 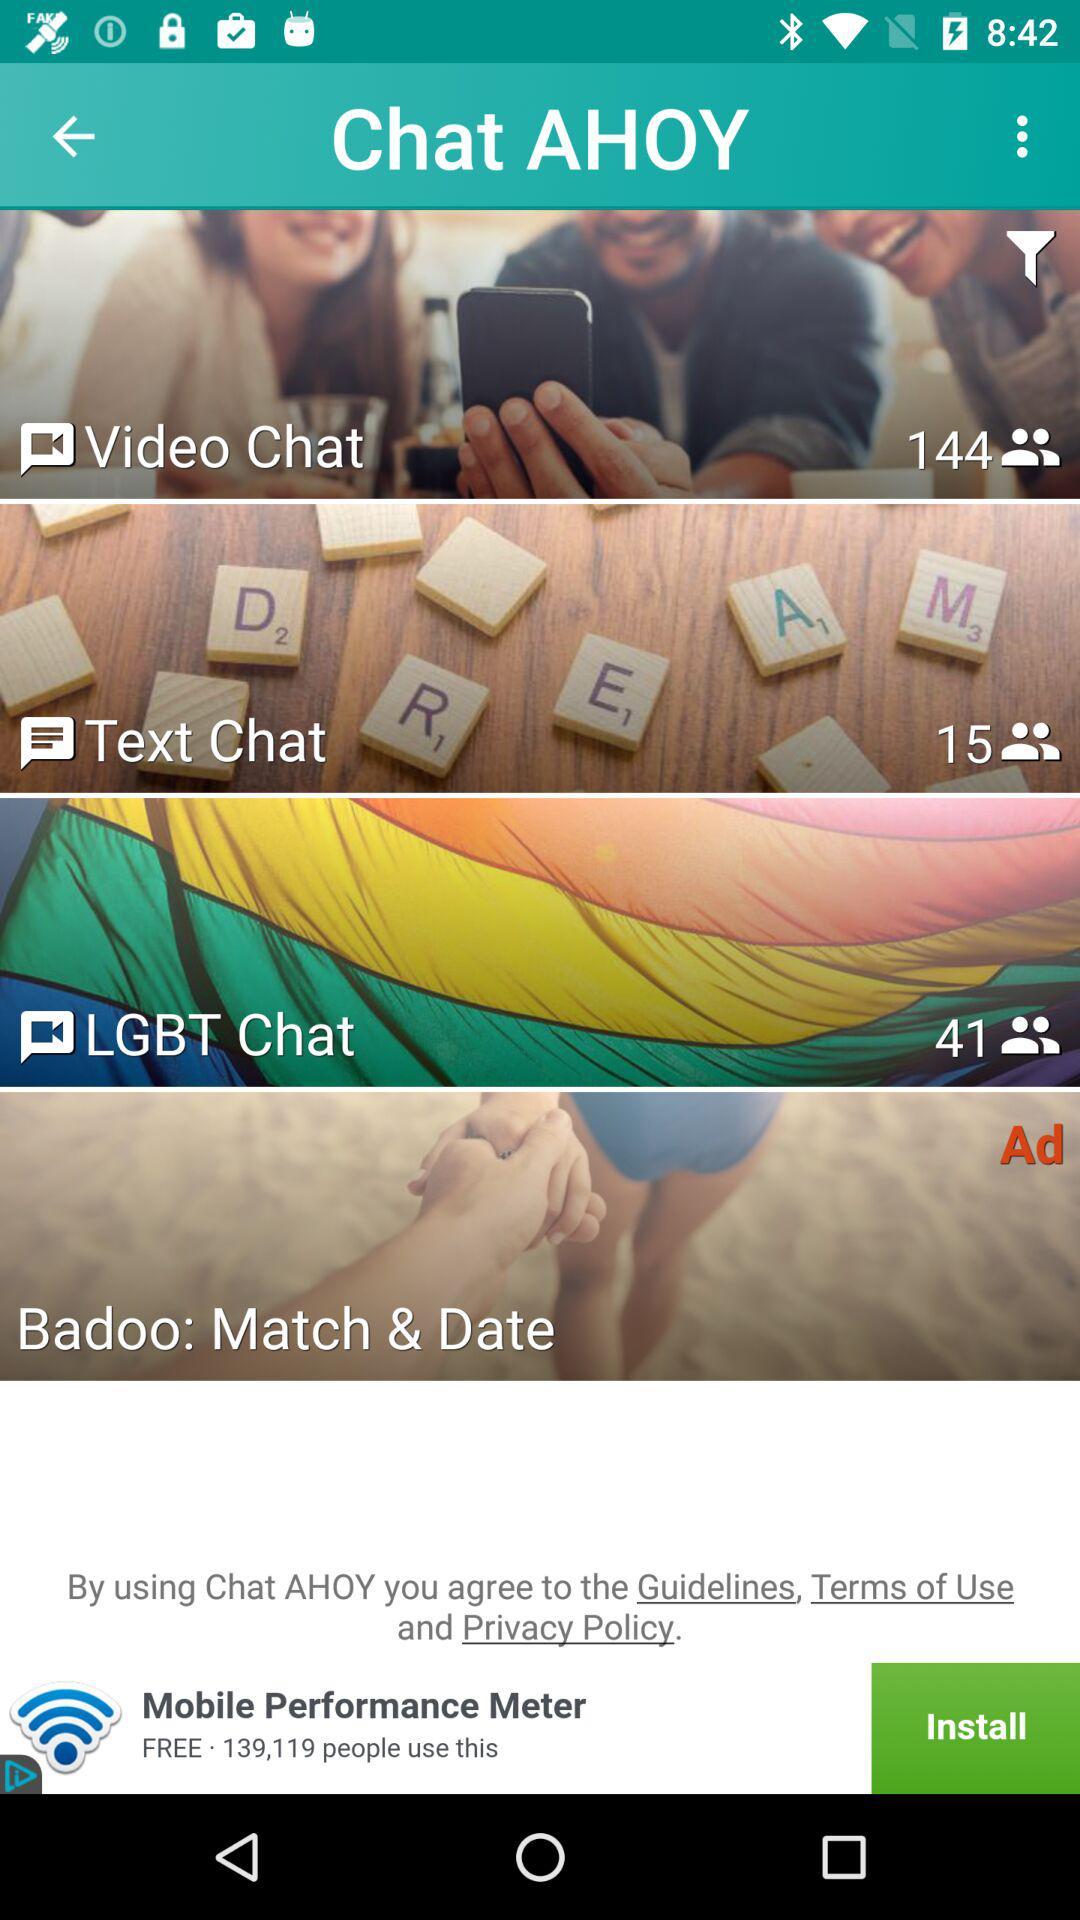 I want to click on the 53 item, so click(x=962, y=1036).